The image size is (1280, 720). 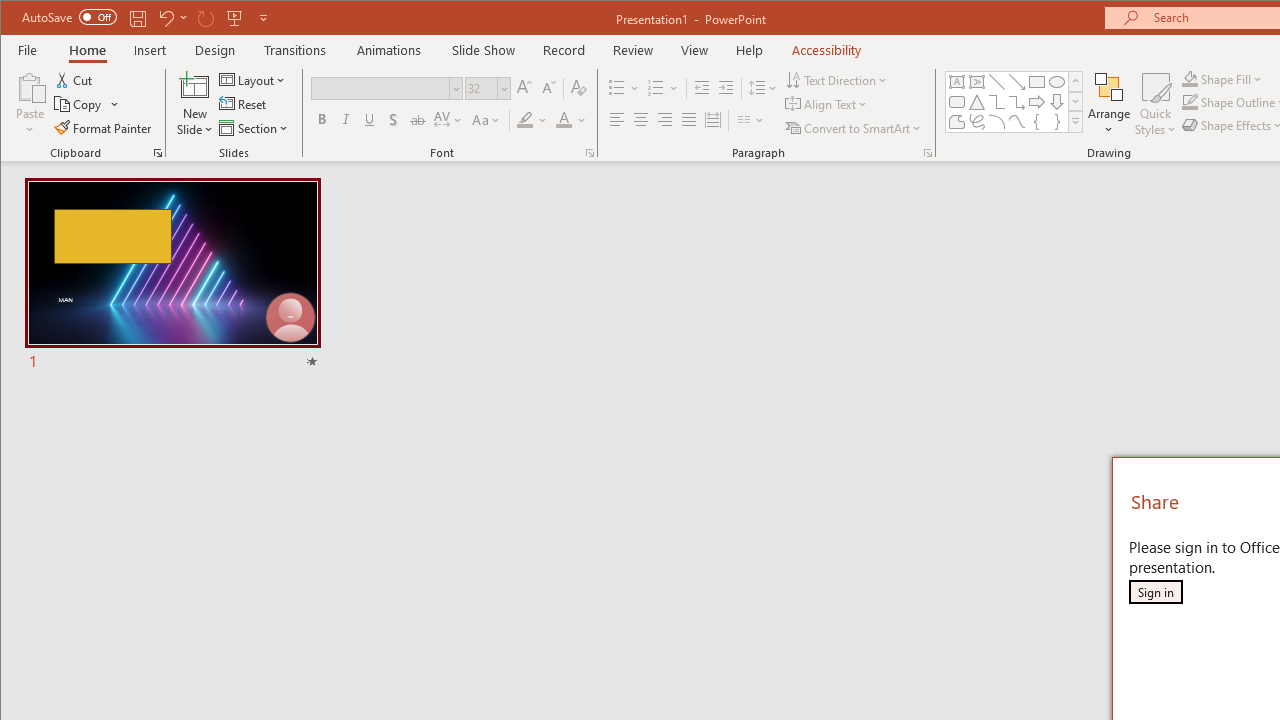 What do you see at coordinates (1155, 591) in the screenshot?
I see `'Sign in'` at bounding box center [1155, 591].